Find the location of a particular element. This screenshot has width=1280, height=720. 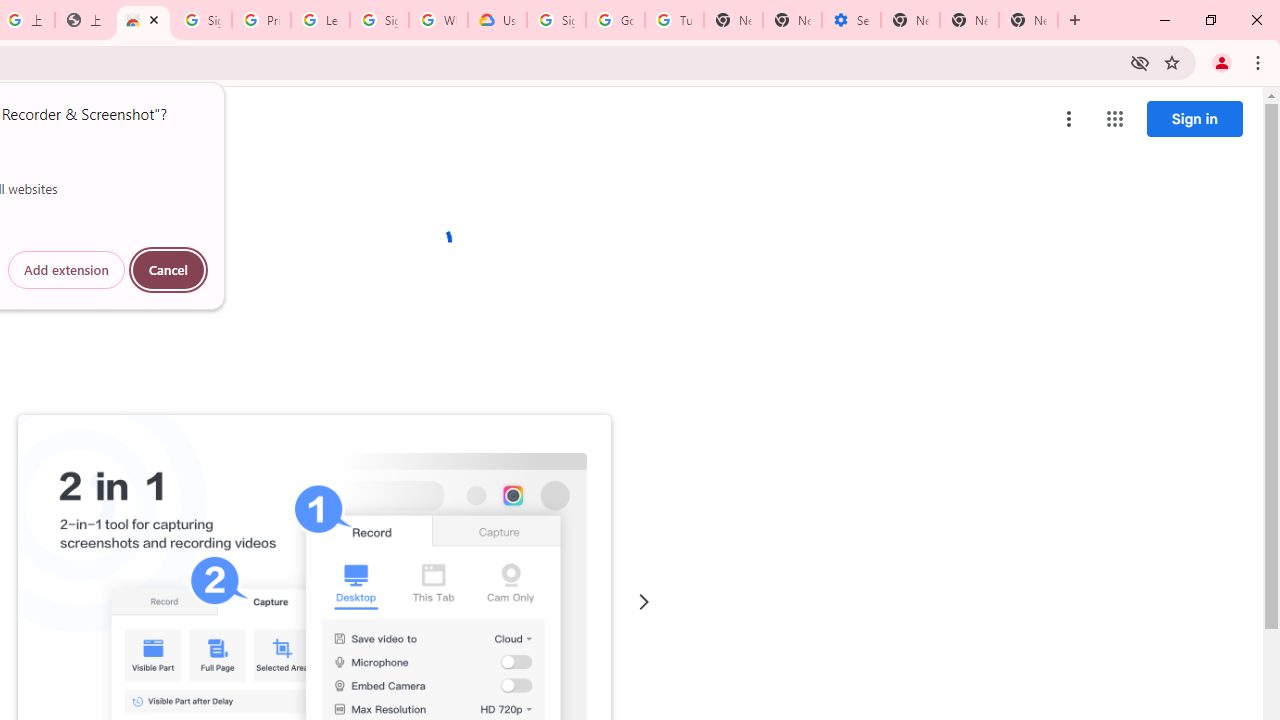

'Awesome Screen Recorder & Screenshot - Chrome Web Store' is located at coordinates (142, 20).